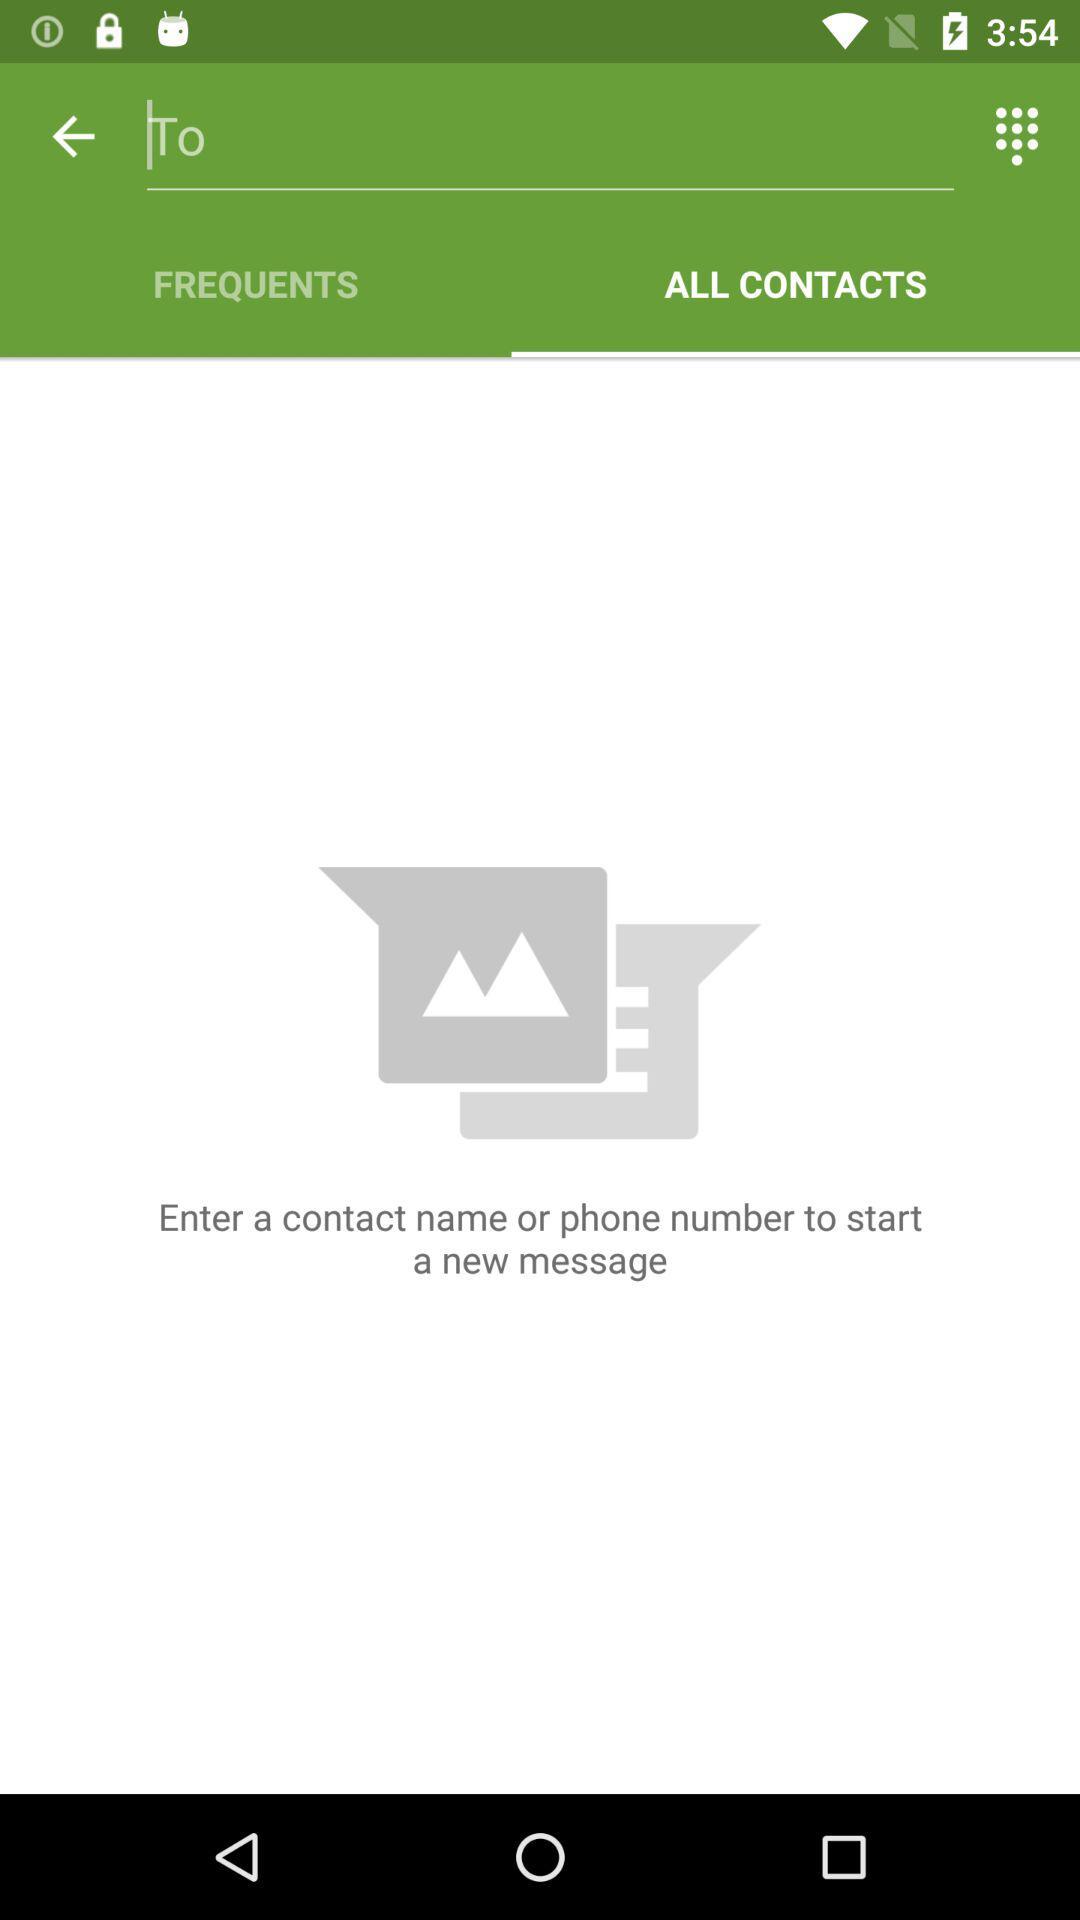 The image size is (1080, 1920). Describe the element at coordinates (254, 282) in the screenshot. I see `the item to the left of the all contacts` at that location.